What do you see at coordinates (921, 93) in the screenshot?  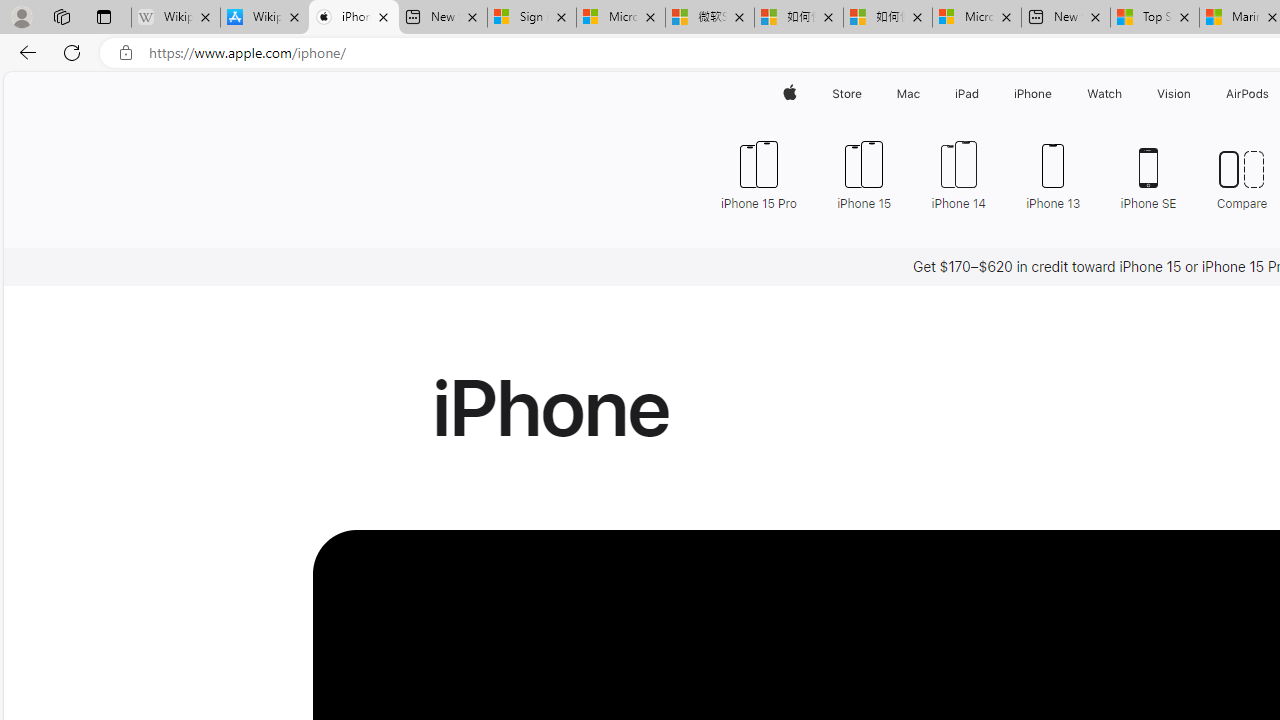 I see `'Mac menu'` at bounding box center [921, 93].